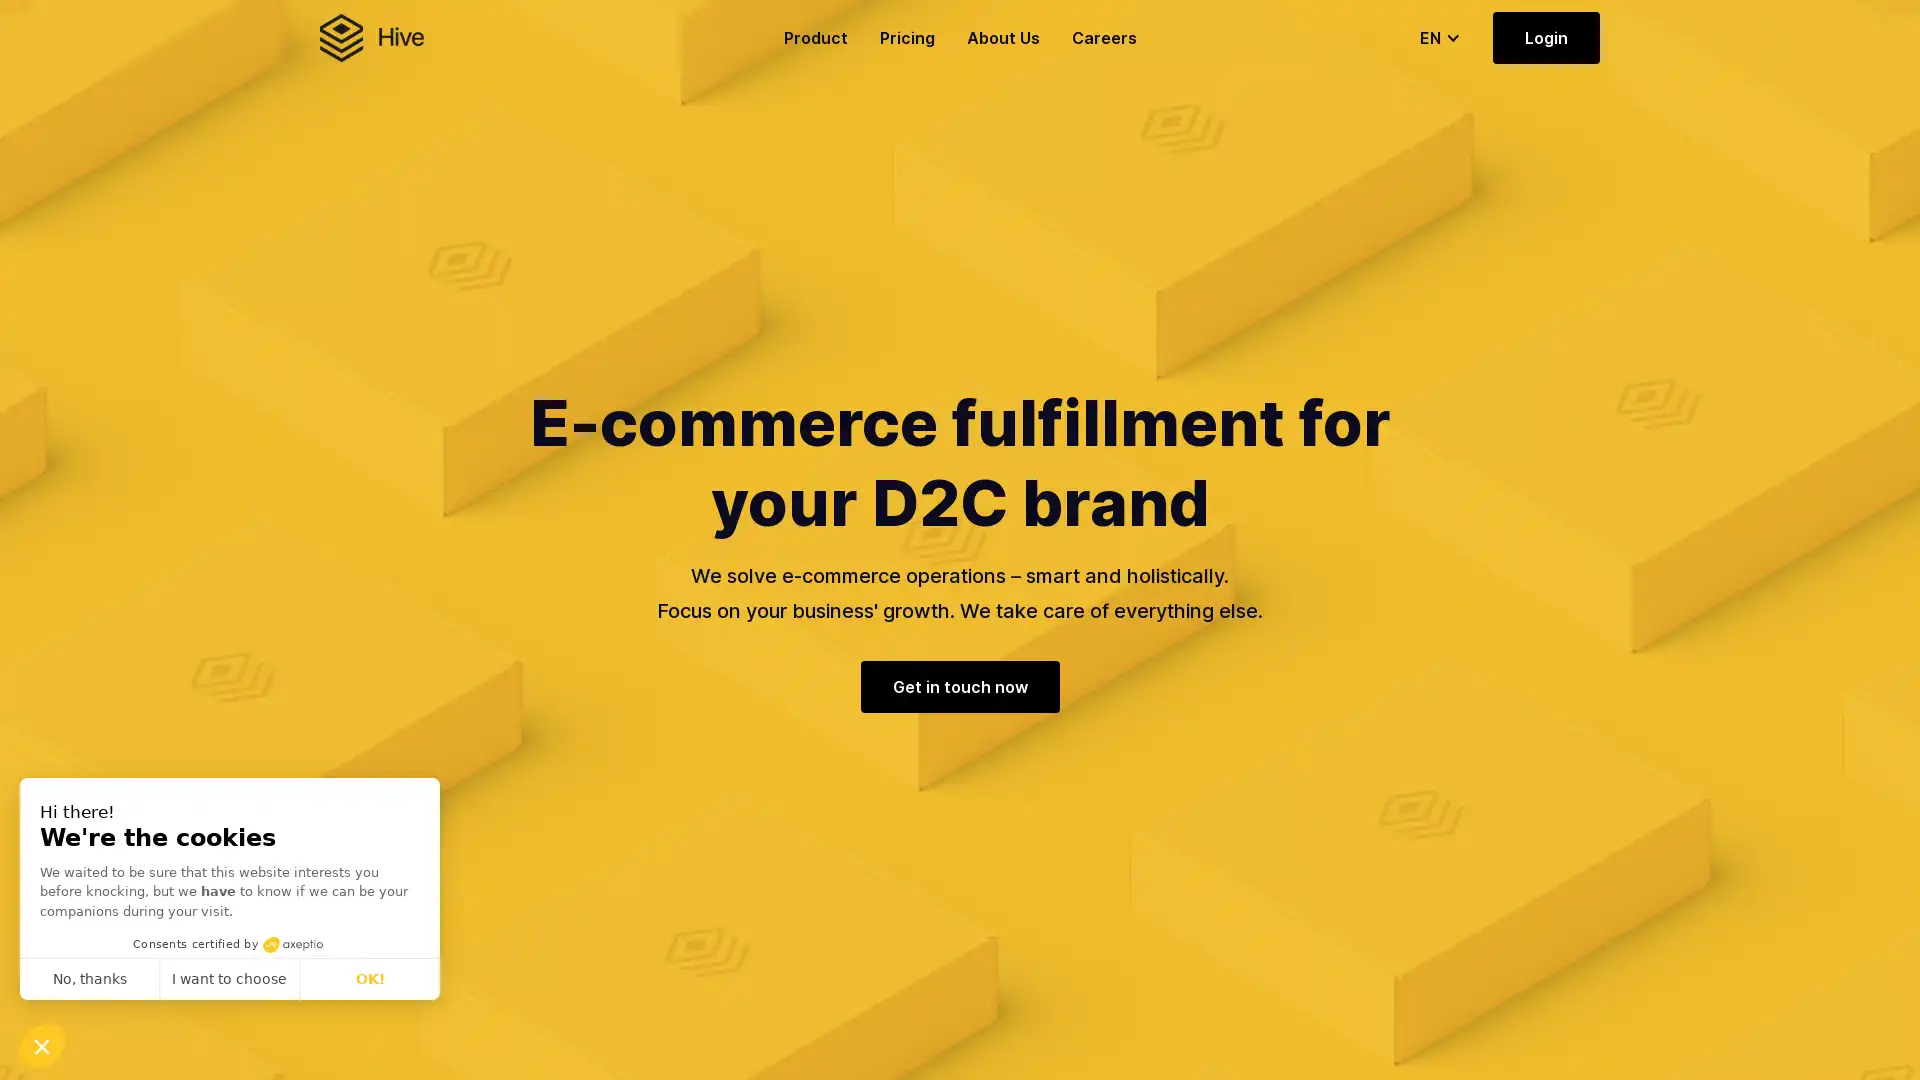 This screenshot has height=1080, width=1920. What do you see at coordinates (369, 978) in the screenshot?
I see `OK!` at bounding box center [369, 978].